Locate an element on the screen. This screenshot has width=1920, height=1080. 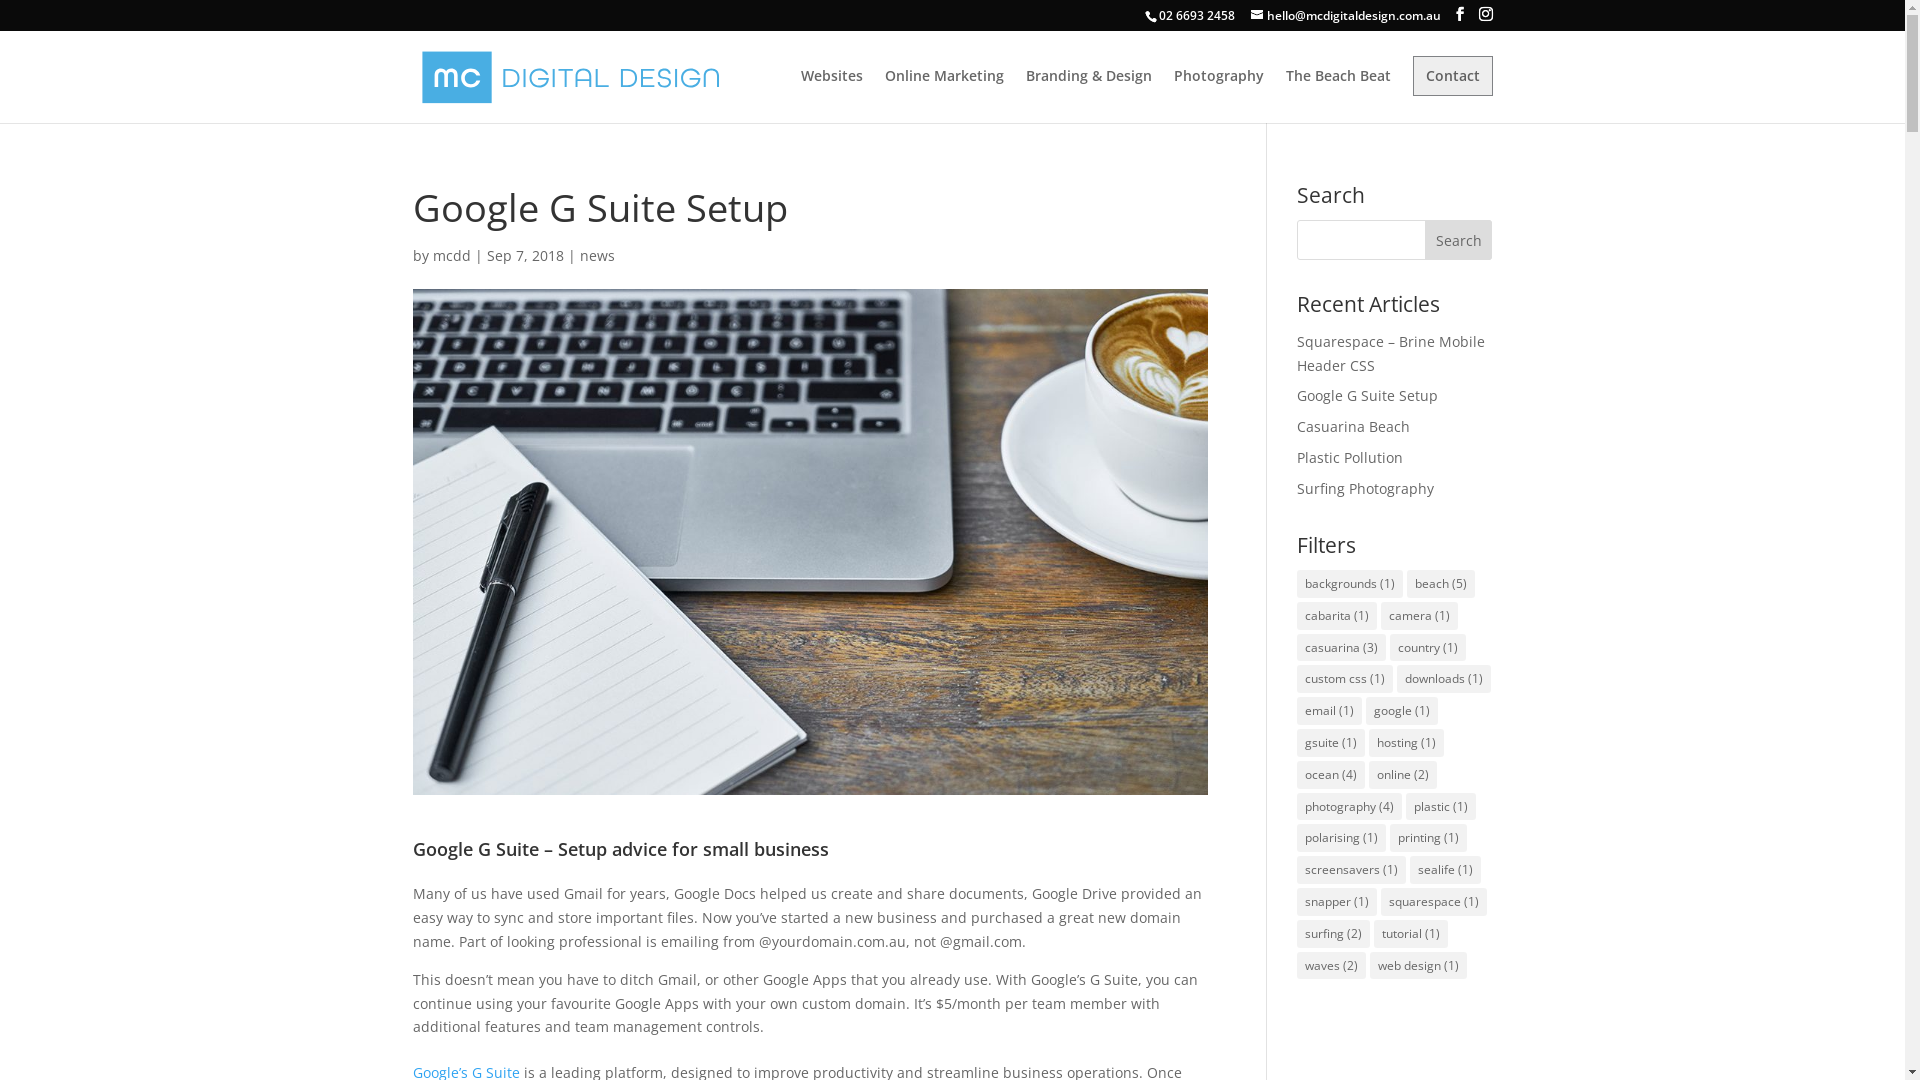
'Websites' is located at coordinates (830, 96).